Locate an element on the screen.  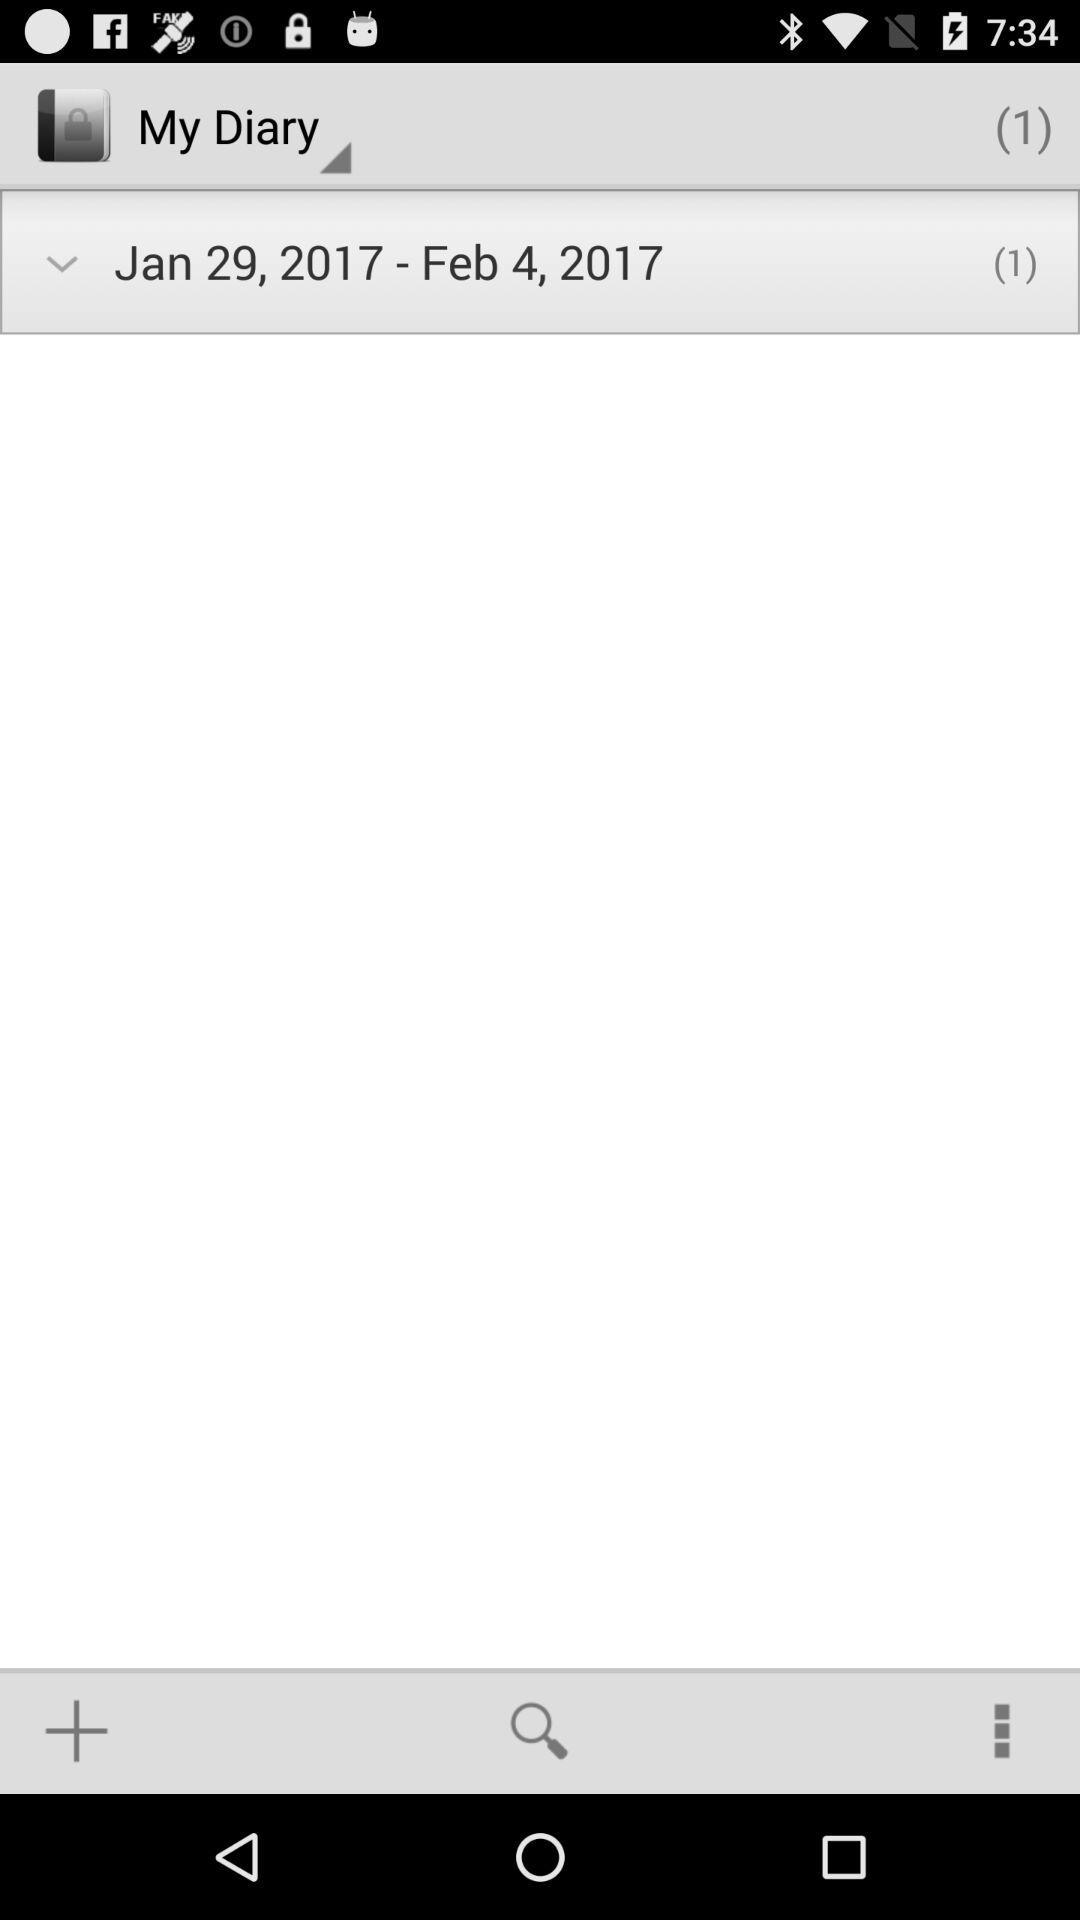
my diary is located at coordinates (243, 124).